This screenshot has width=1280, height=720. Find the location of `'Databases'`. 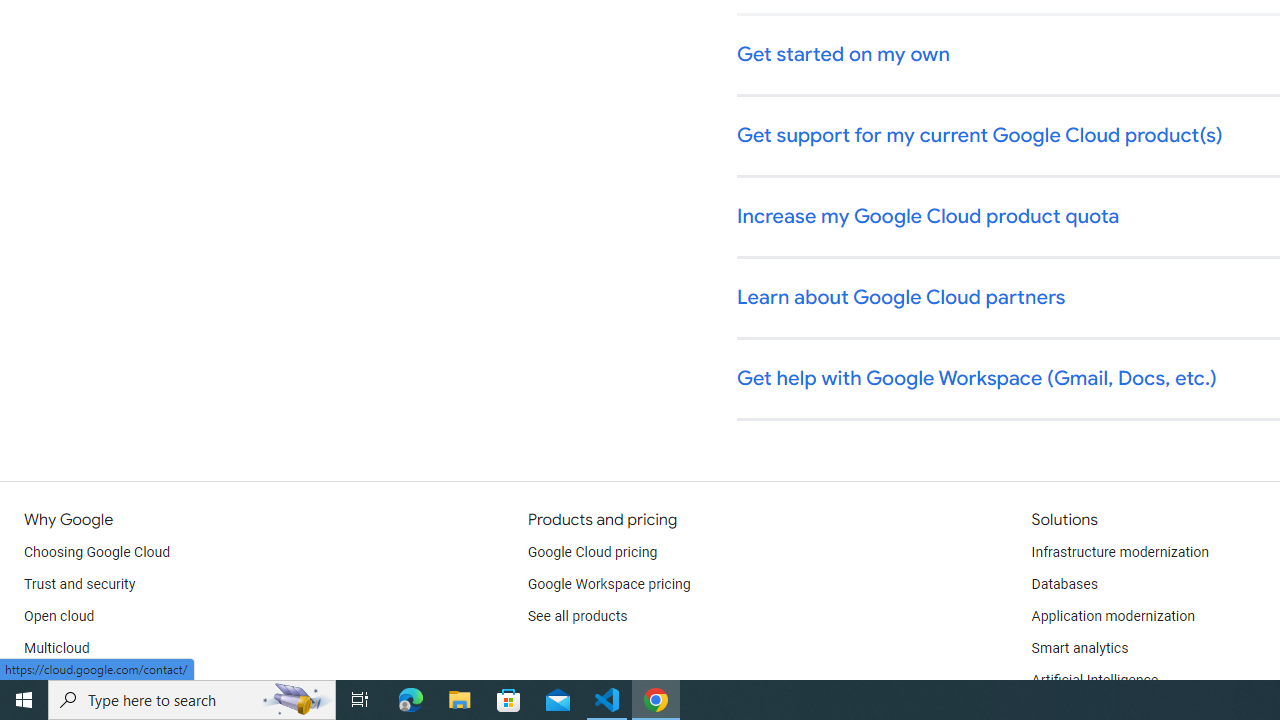

'Databases' is located at coordinates (1063, 585).